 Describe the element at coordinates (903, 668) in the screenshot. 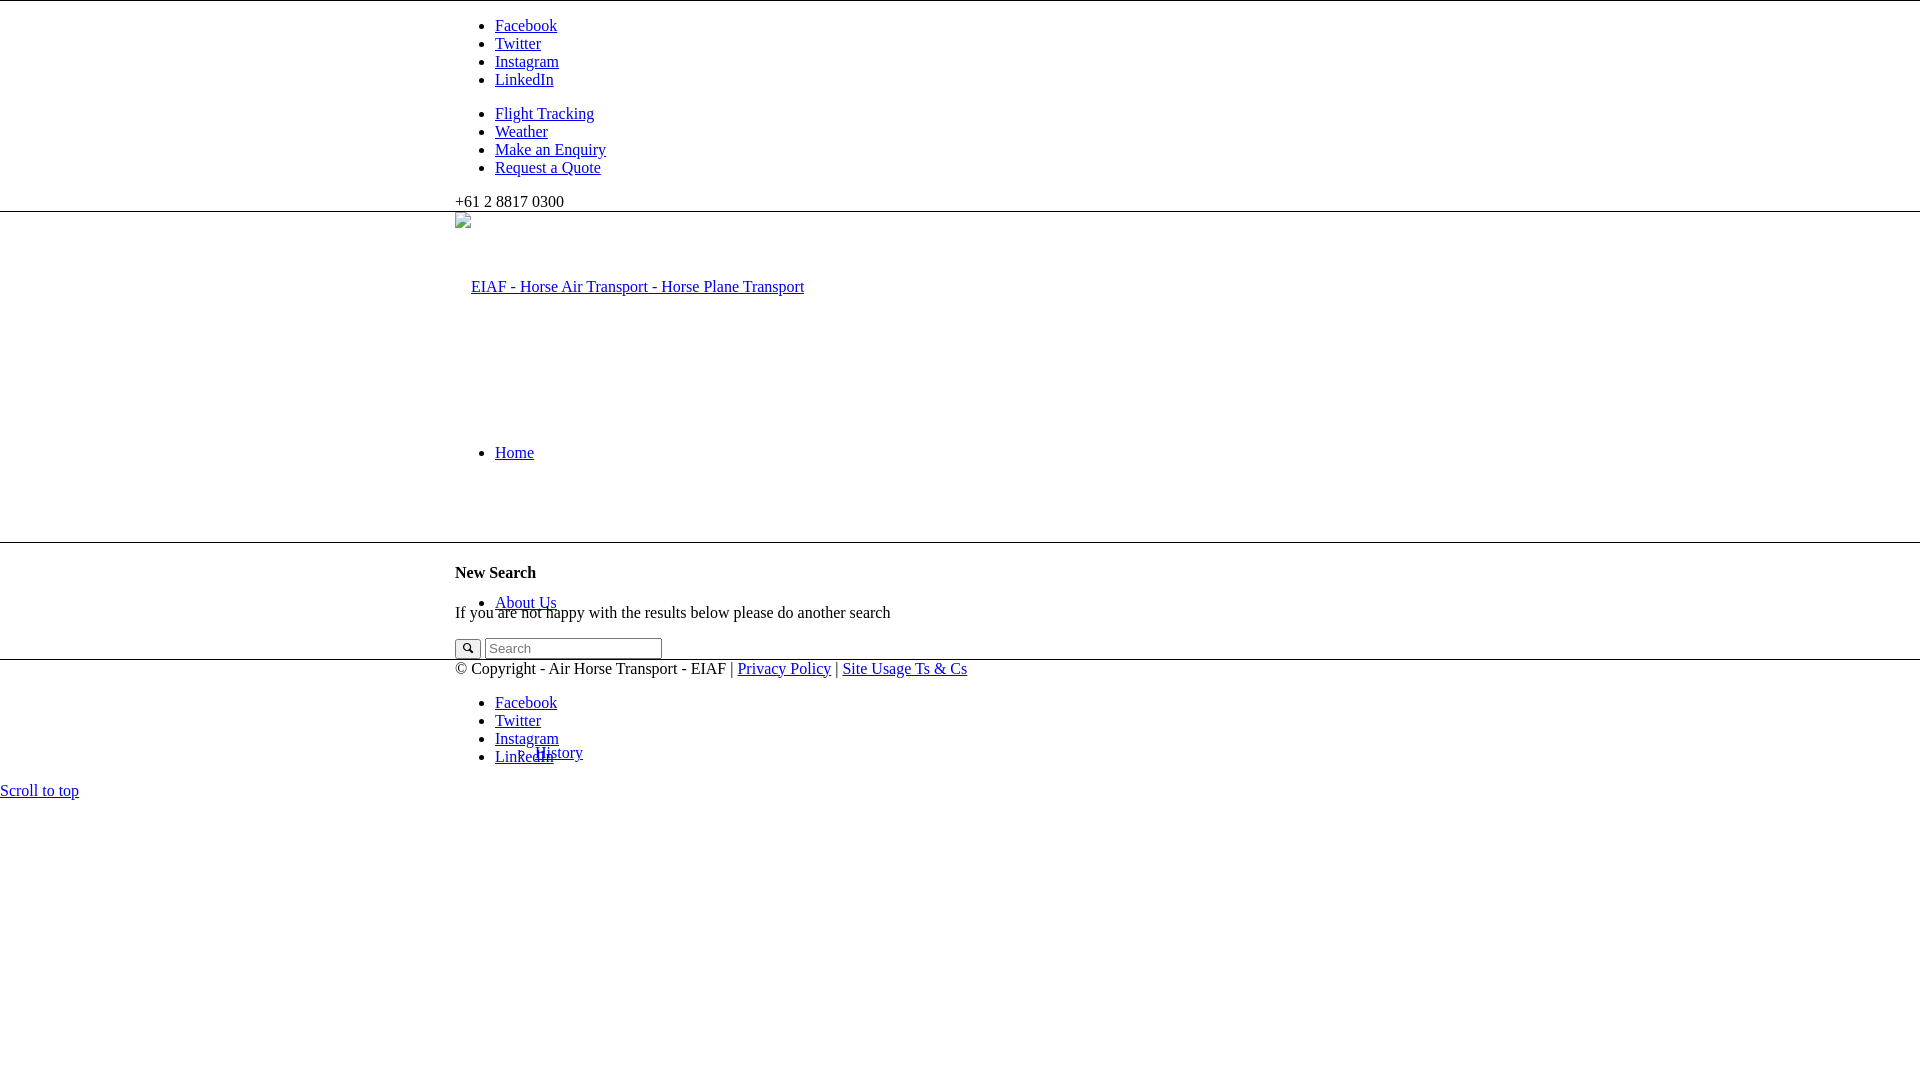

I see `'Site Usage Ts & Cs'` at that location.